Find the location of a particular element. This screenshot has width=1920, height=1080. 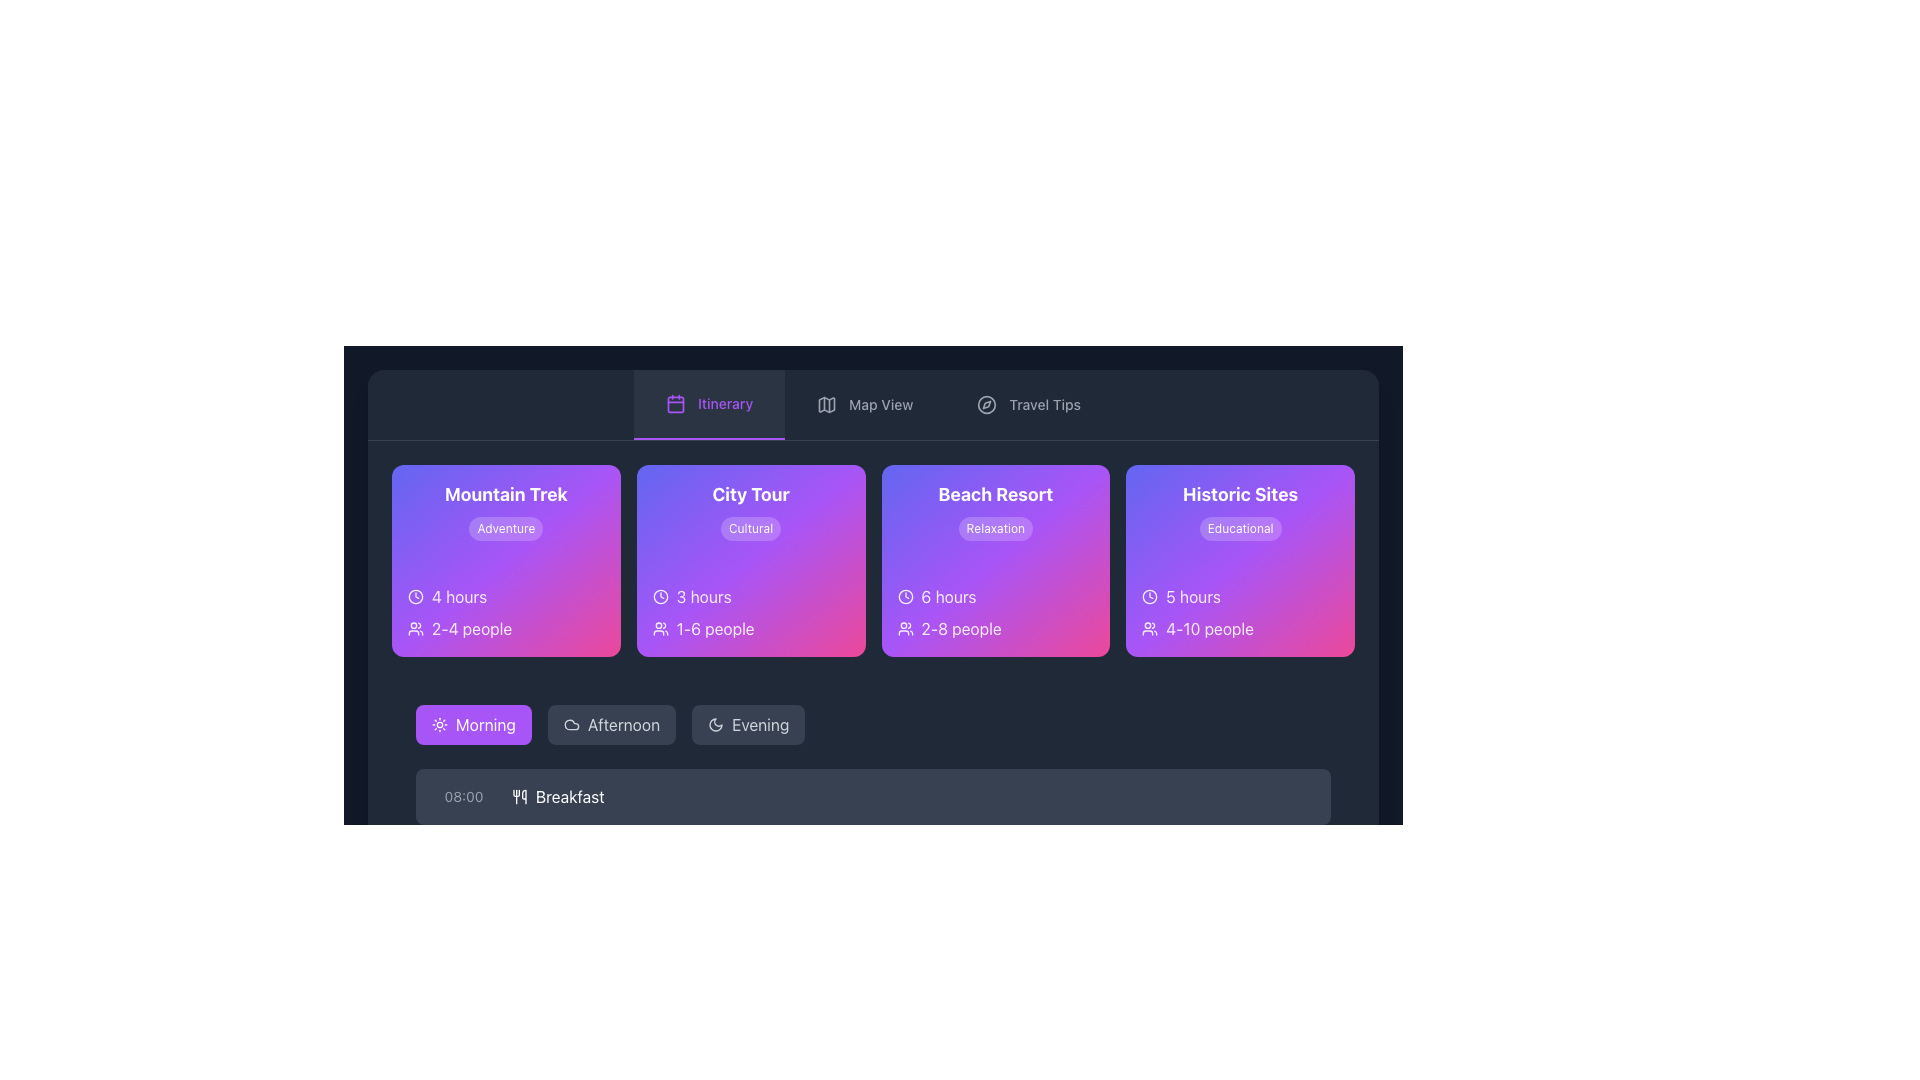

the 'City Tour' label, which is displayed in bold white font against a gradient background and is positioned in the upper central section of a rectangular card, if it is linkable is located at coordinates (750, 494).